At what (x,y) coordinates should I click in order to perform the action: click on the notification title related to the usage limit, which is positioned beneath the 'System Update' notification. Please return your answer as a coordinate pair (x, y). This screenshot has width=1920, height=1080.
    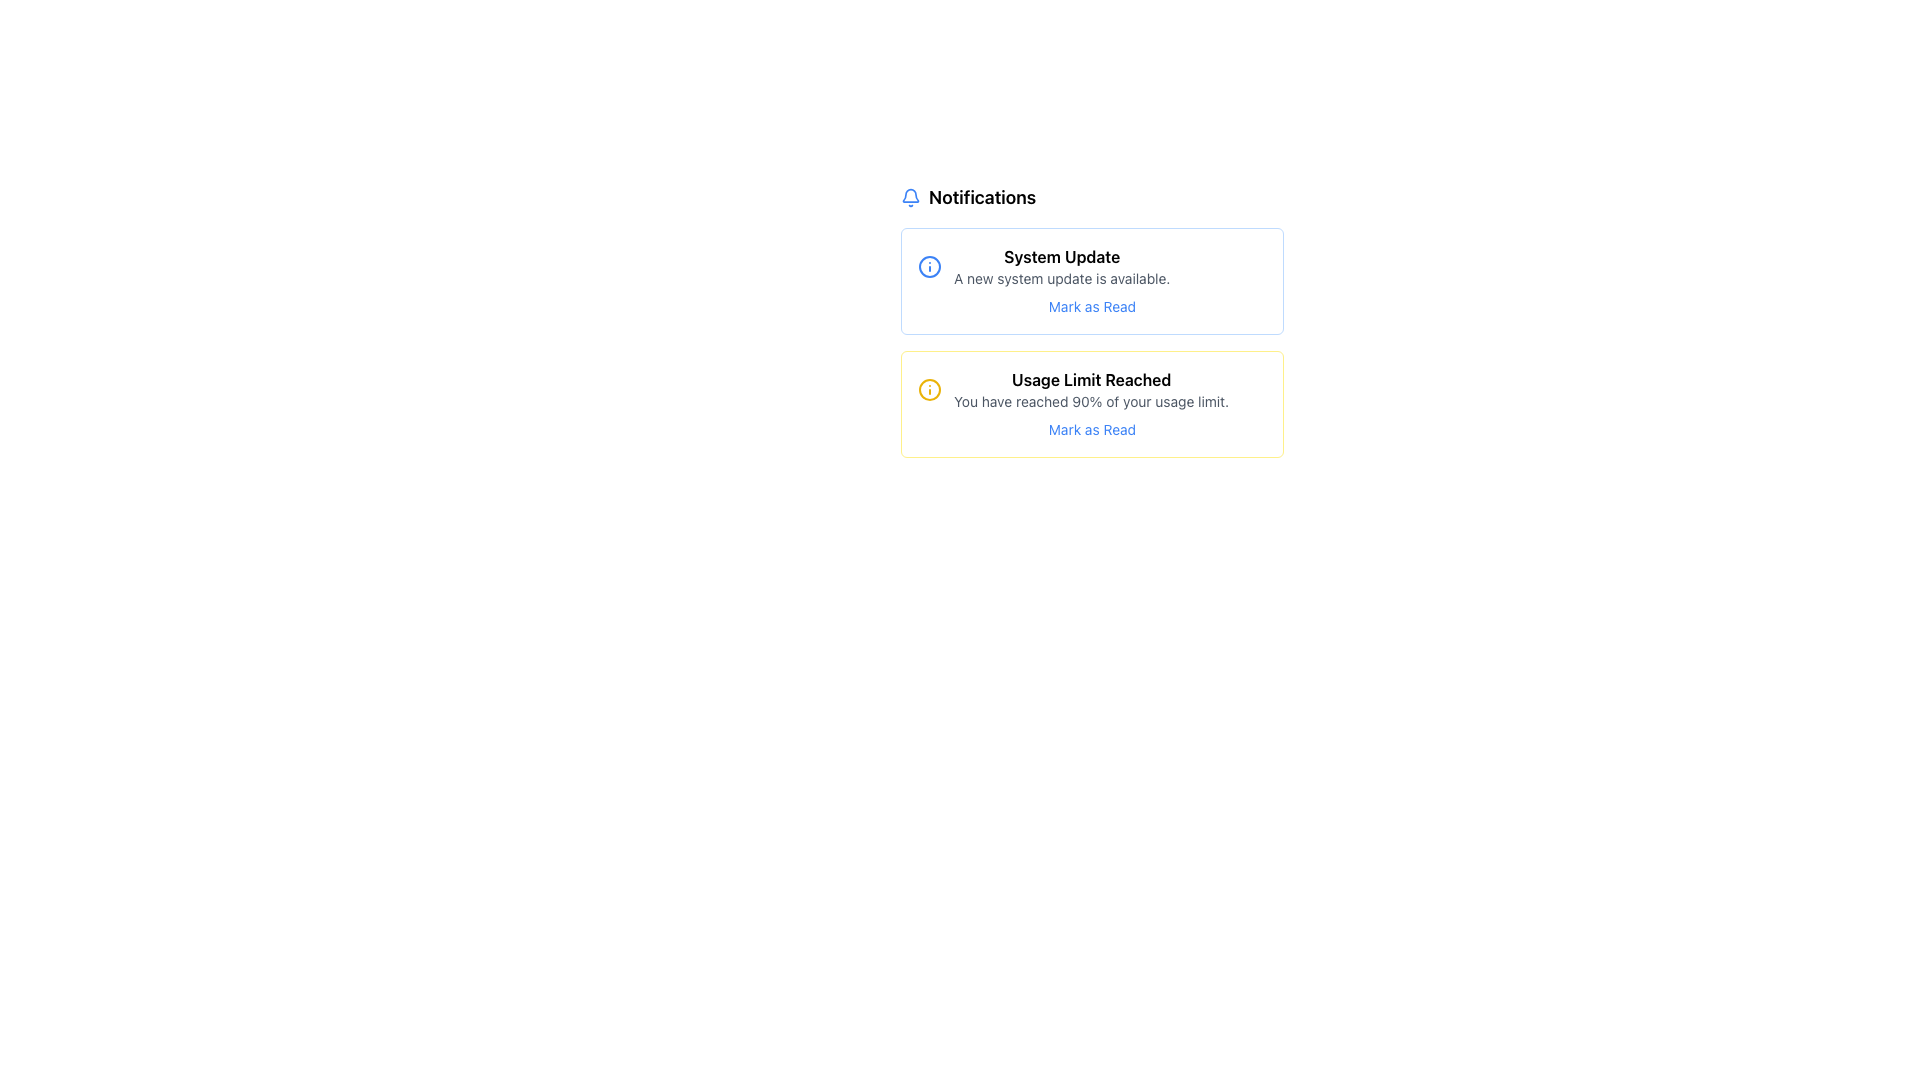
    Looking at the image, I should click on (1090, 380).